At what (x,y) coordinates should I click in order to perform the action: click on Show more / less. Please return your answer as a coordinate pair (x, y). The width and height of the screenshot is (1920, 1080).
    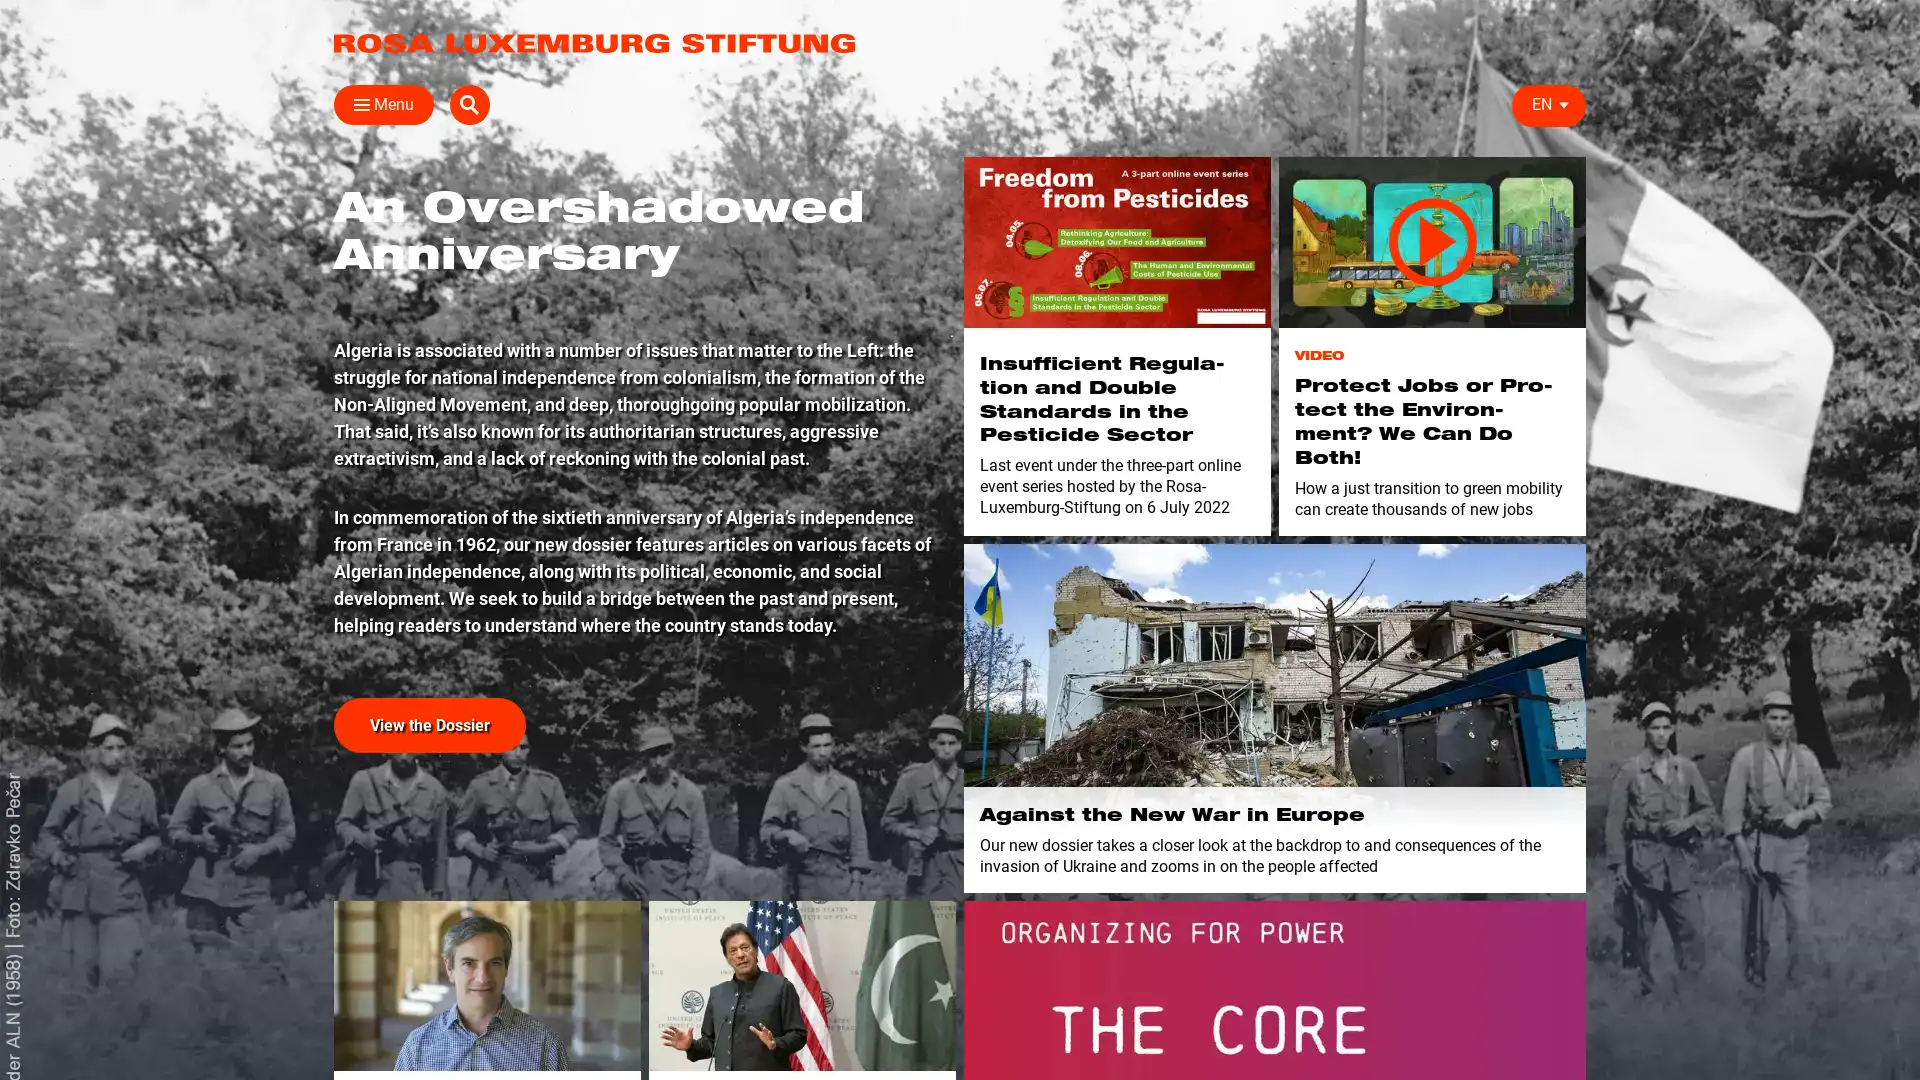
    Looking at the image, I should click on (637, 394).